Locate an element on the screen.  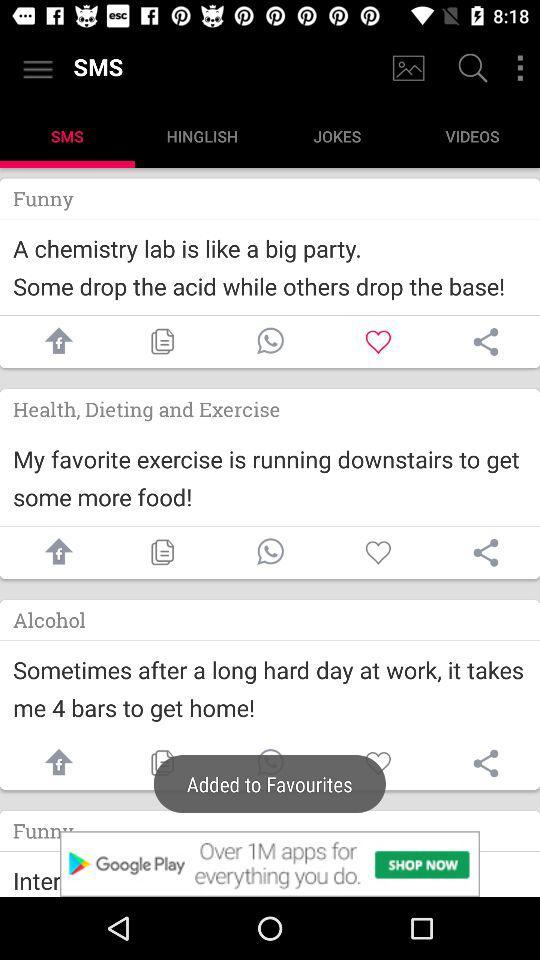
the button serves to like the image is located at coordinates (378, 552).